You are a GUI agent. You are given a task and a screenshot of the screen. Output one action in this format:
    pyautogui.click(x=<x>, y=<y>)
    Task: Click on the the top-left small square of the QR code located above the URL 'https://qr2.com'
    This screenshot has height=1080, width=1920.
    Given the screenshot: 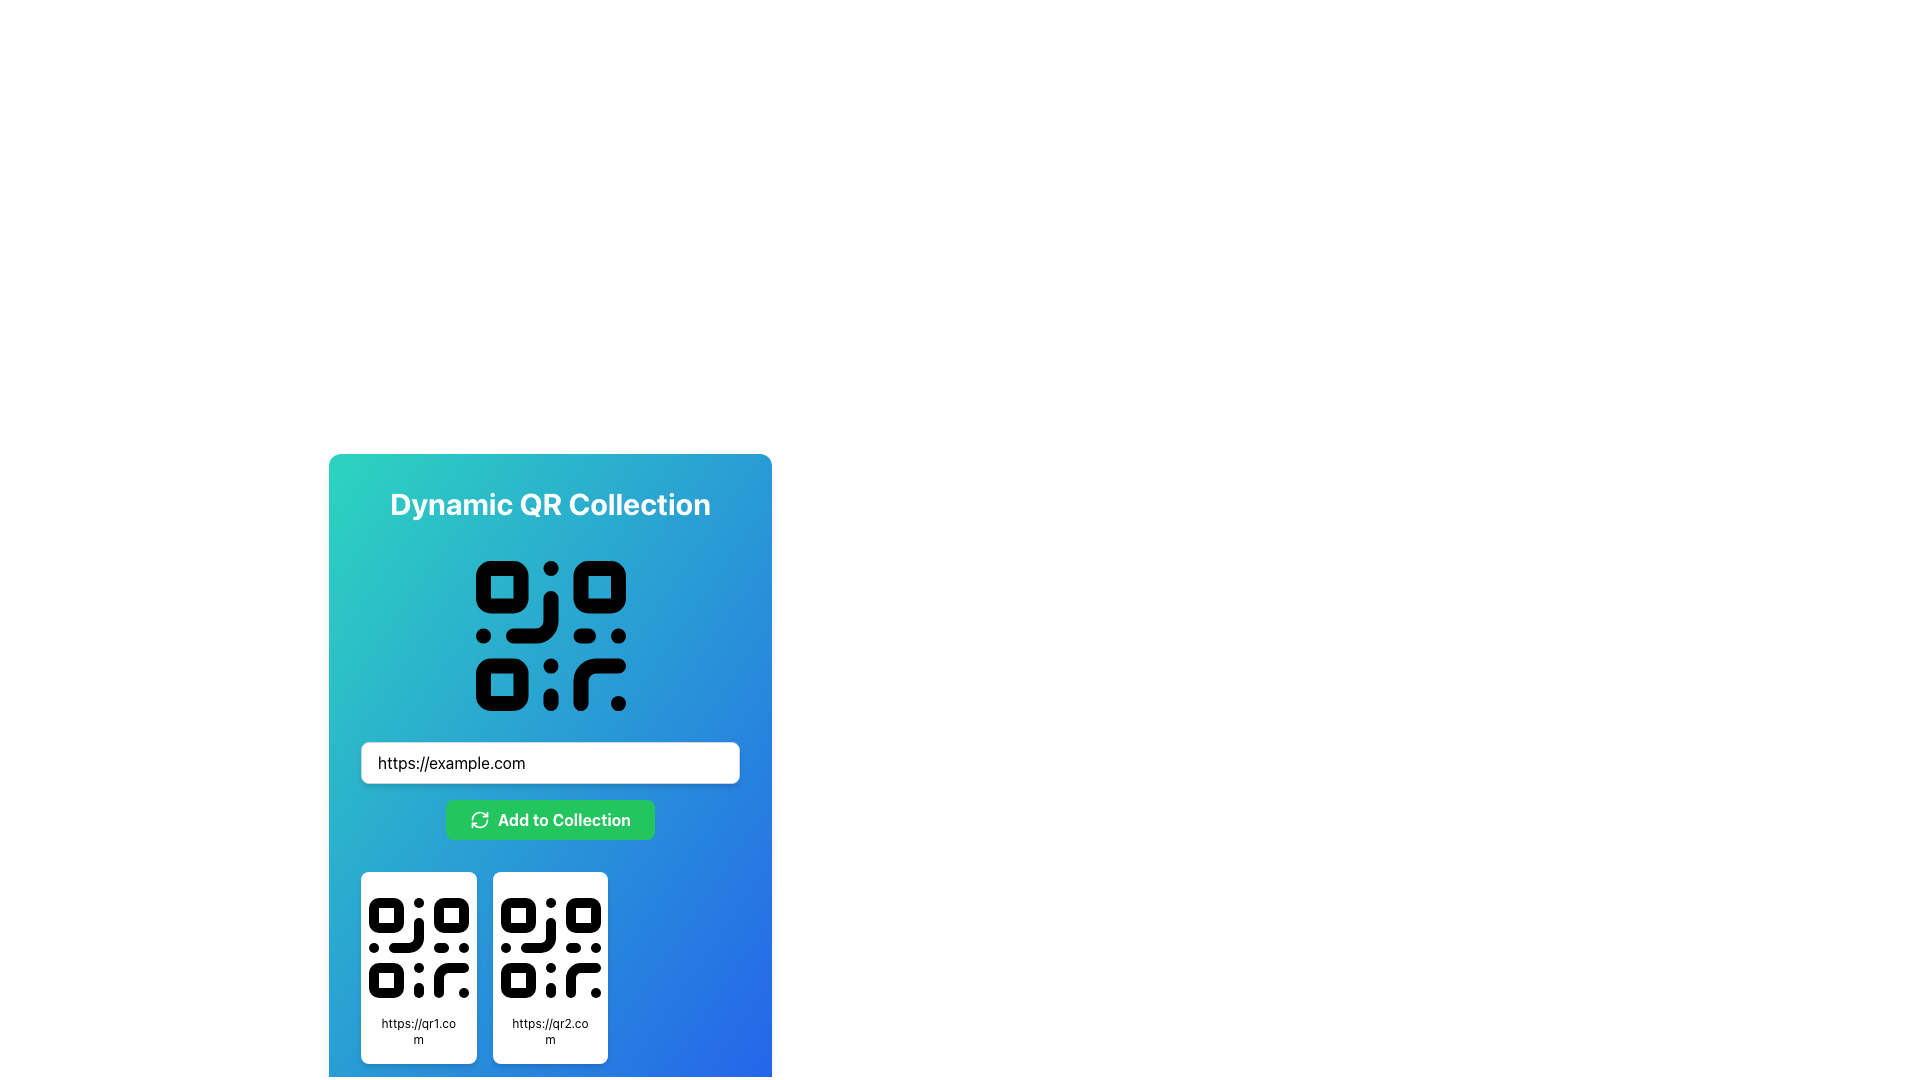 What is the action you would take?
    pyautogui.click(x=518, y=914)
    